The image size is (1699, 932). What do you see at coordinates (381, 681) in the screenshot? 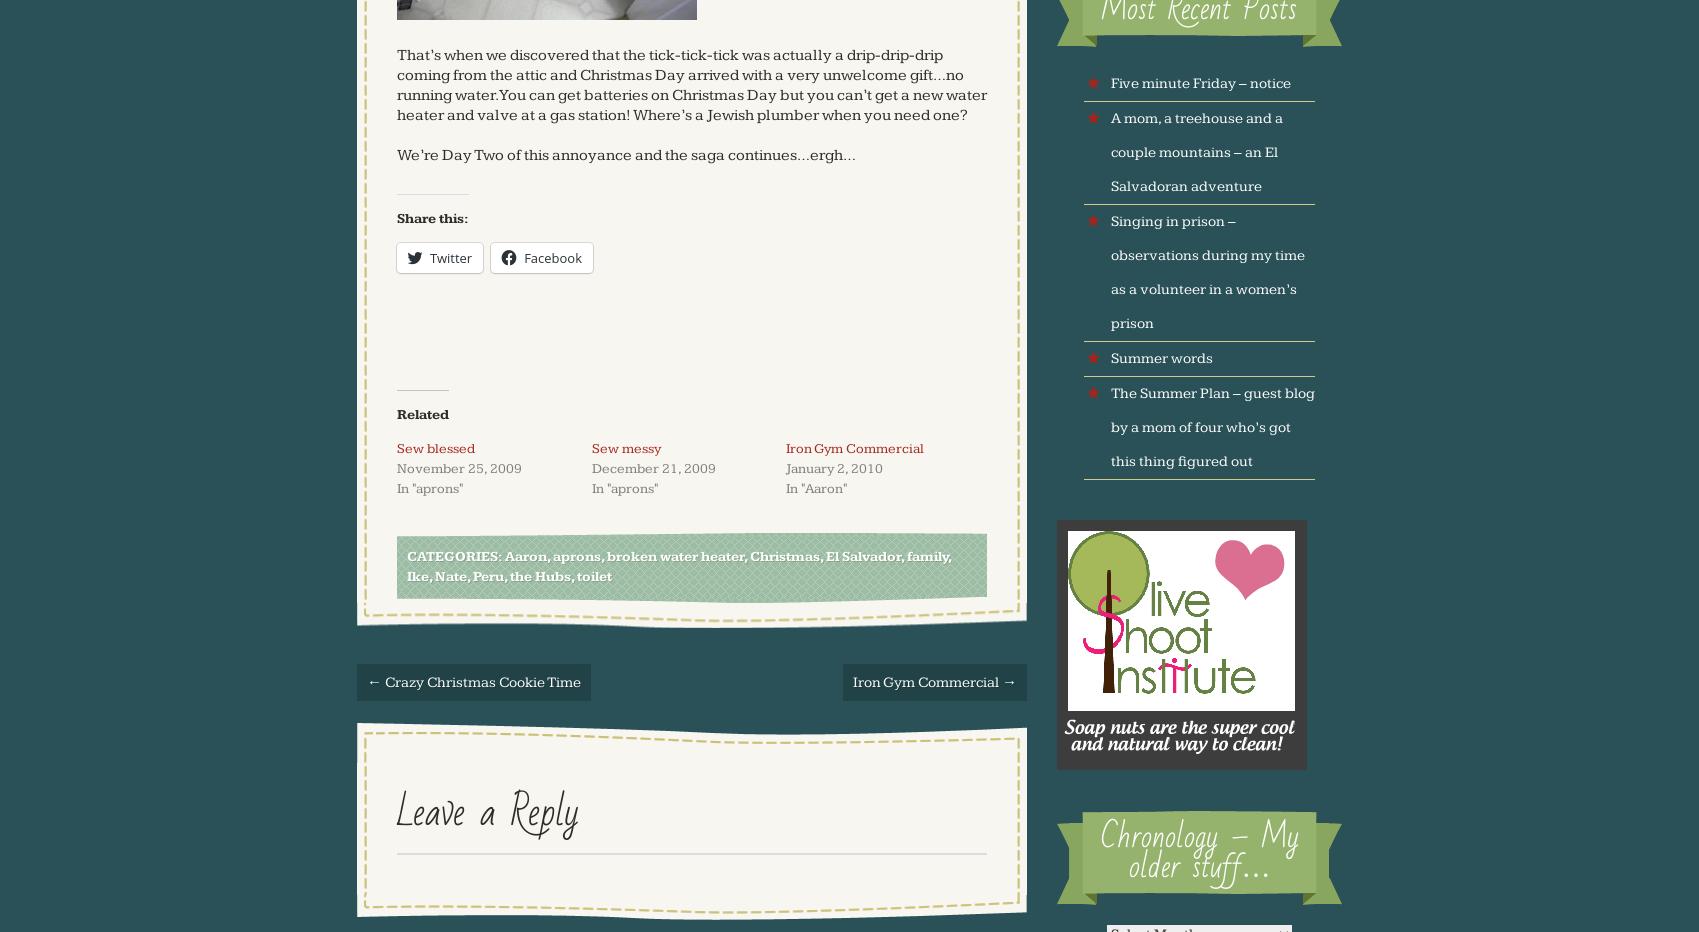
I see `'Crazy Christmas Cookie Time'` at bounding box center [381, 681].